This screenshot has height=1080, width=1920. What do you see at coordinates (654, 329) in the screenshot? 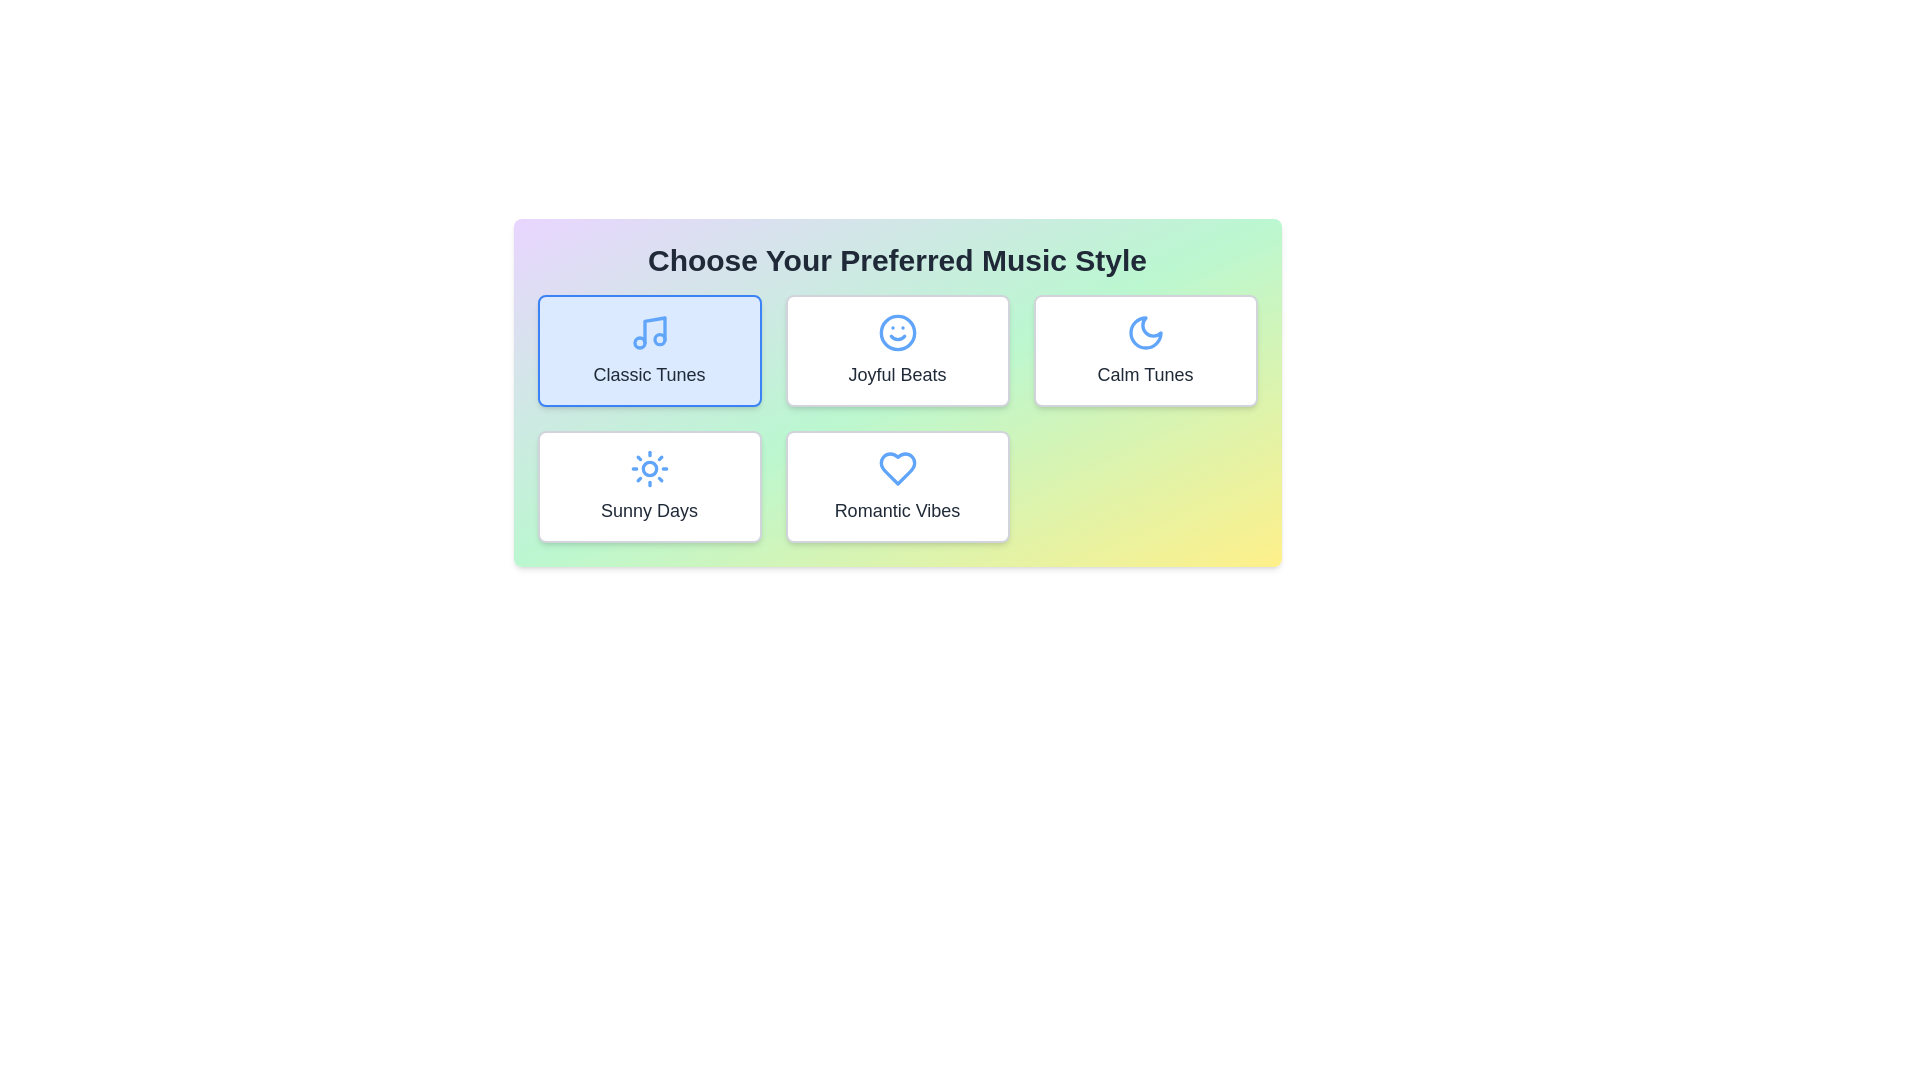
I see `the musical note icon rendered in a blue-themed style located in the 'Classic Tunes' section at the top-left of the selection panel` at bounding box center [654, 329].